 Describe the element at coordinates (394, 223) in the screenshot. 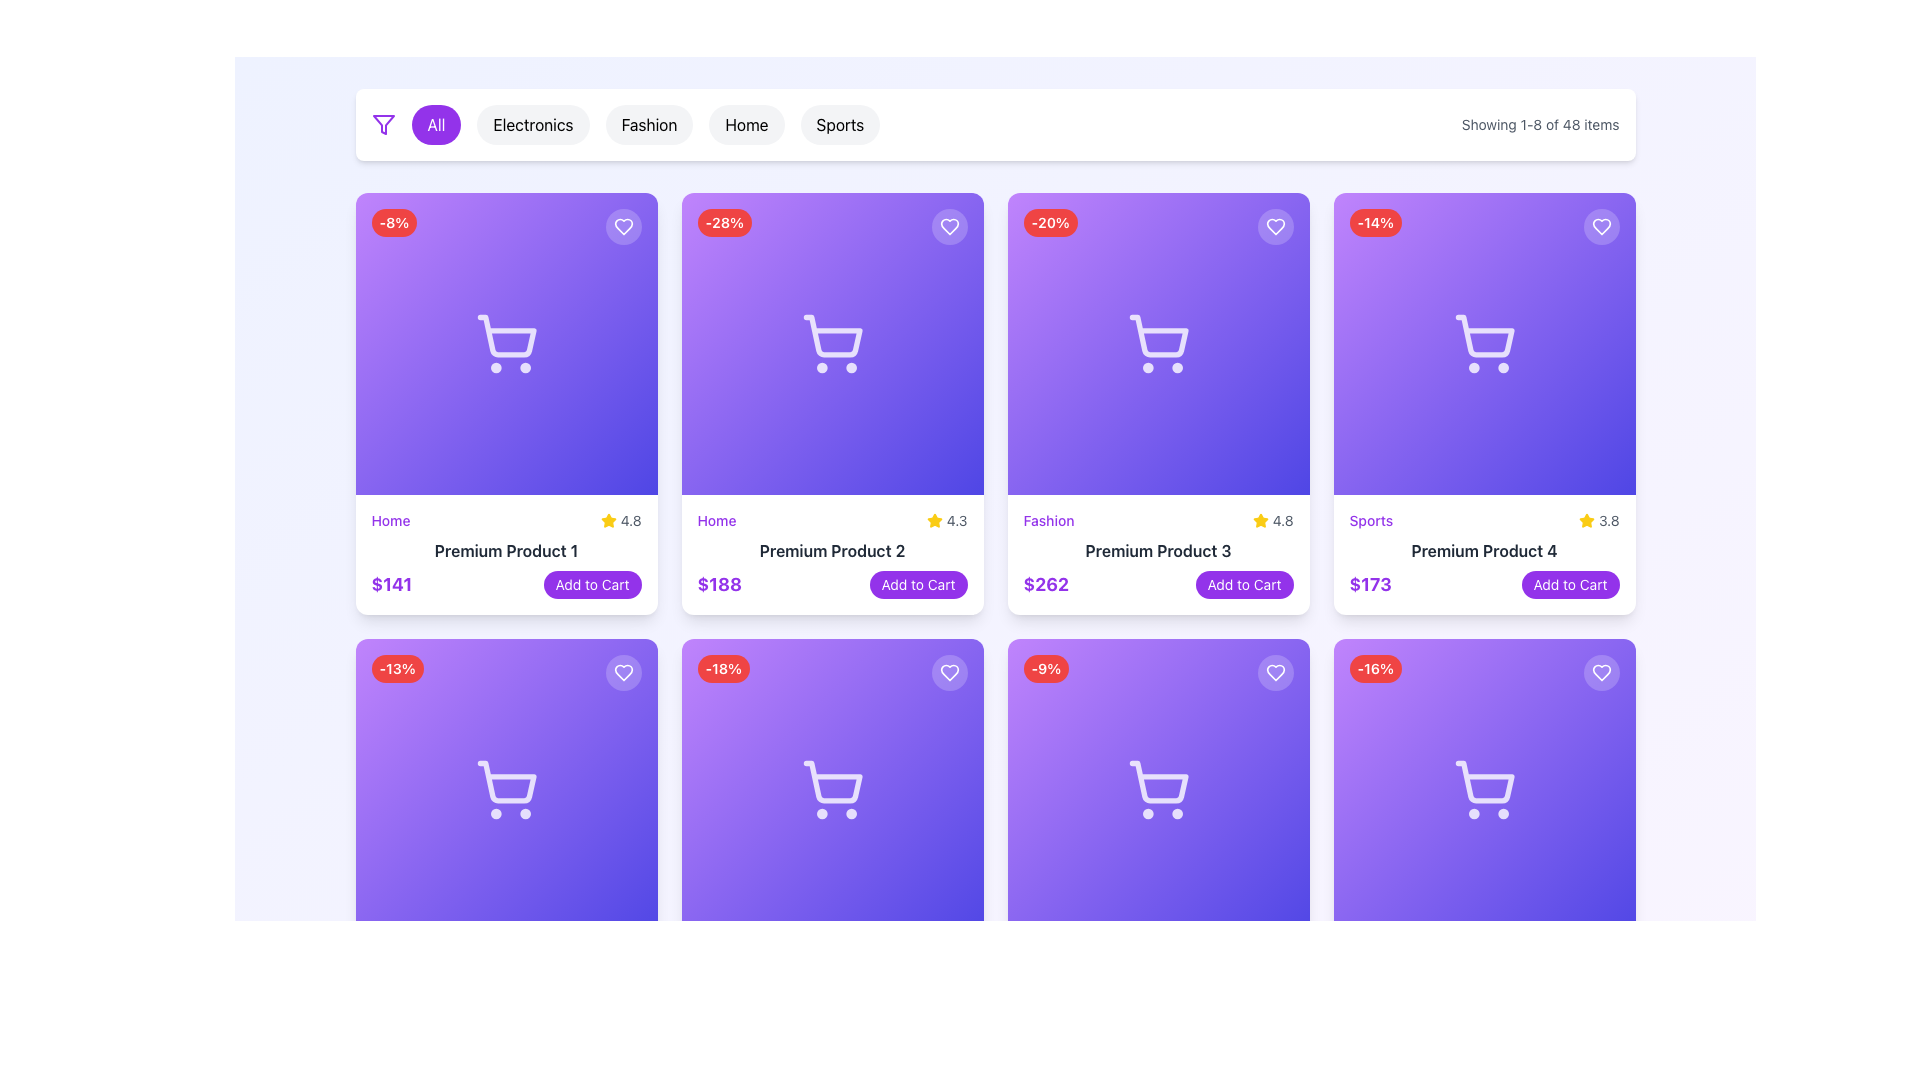

I see `the discount badge located in the top-left corner of the card for 'Premium Product 1', which indicates a price reduction` at that location.